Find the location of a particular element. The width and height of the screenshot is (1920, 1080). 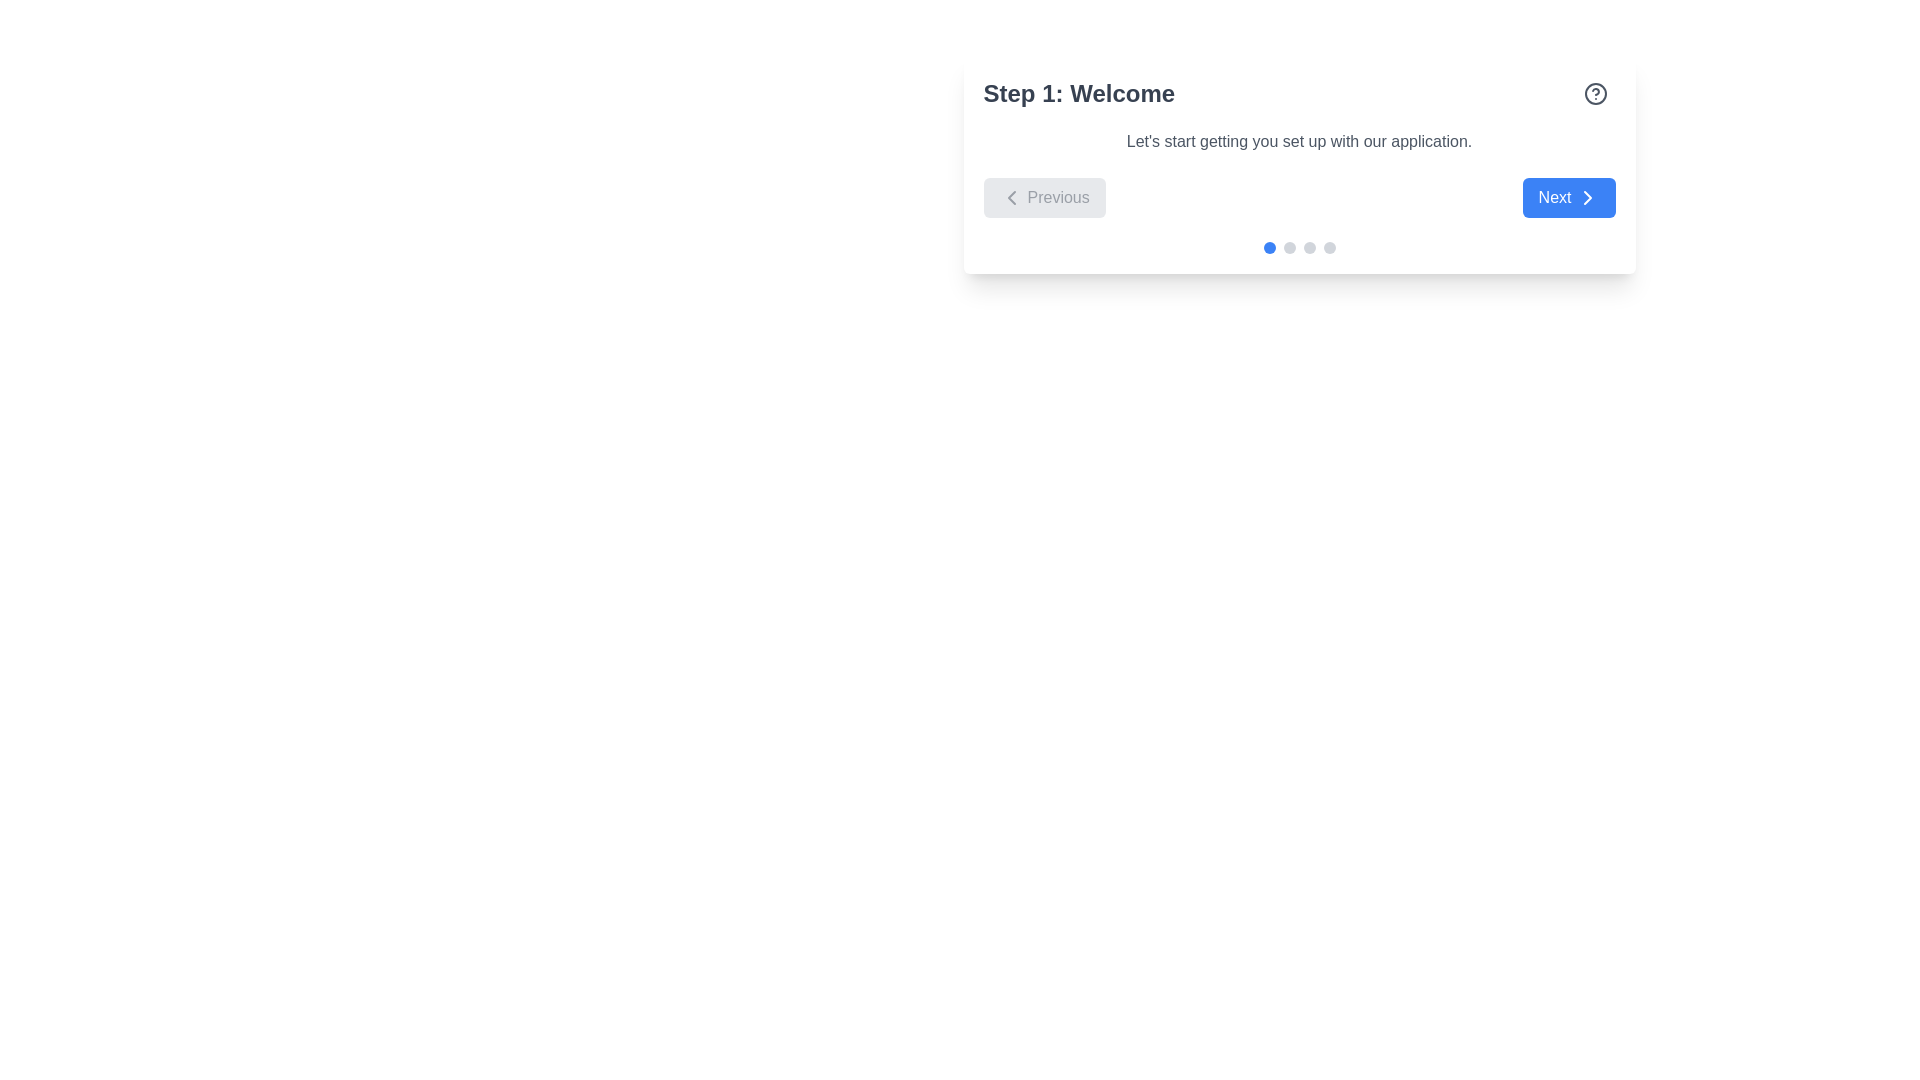

the blue 'Next' button with white text and a right-pointing chevron icon is located at coordinates (1568, 197).